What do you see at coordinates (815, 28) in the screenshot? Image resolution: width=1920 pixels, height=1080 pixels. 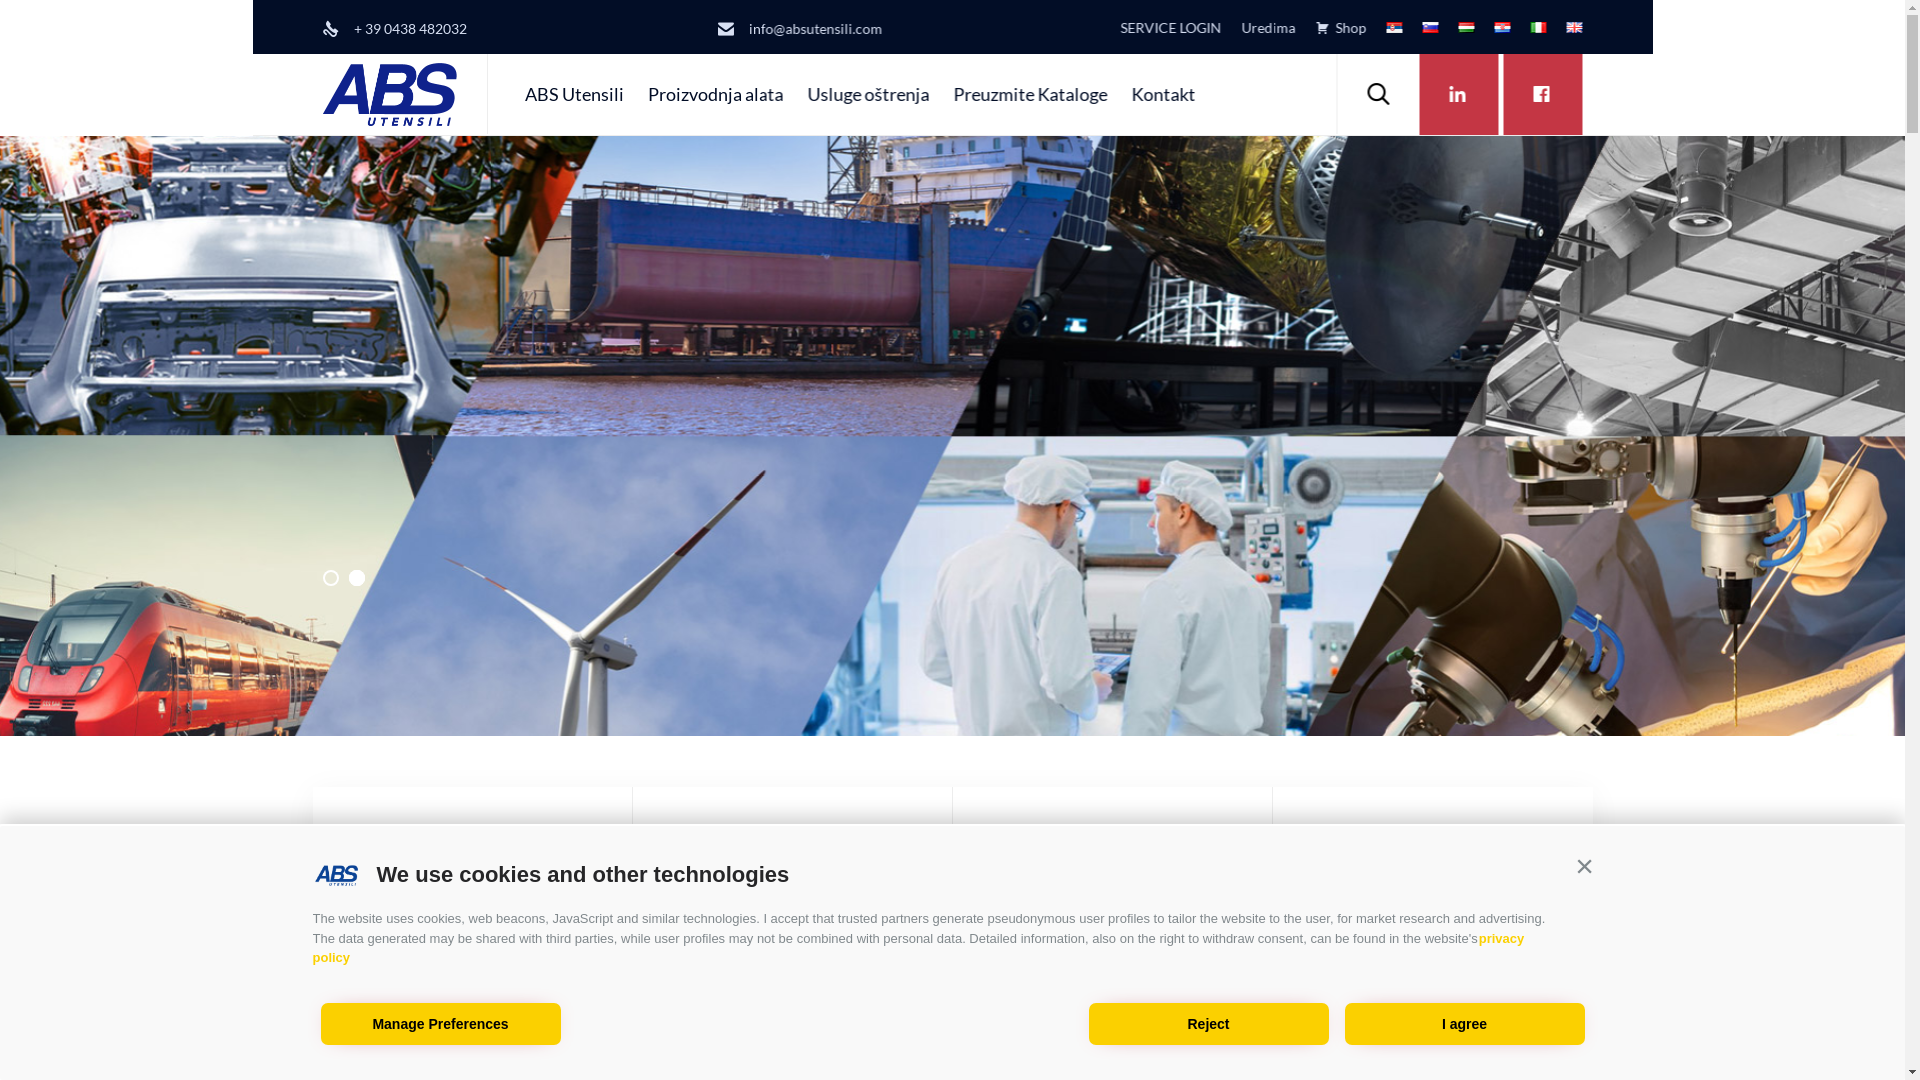 I see `'info@absutensili.com'` at bounding box center [815, 28].